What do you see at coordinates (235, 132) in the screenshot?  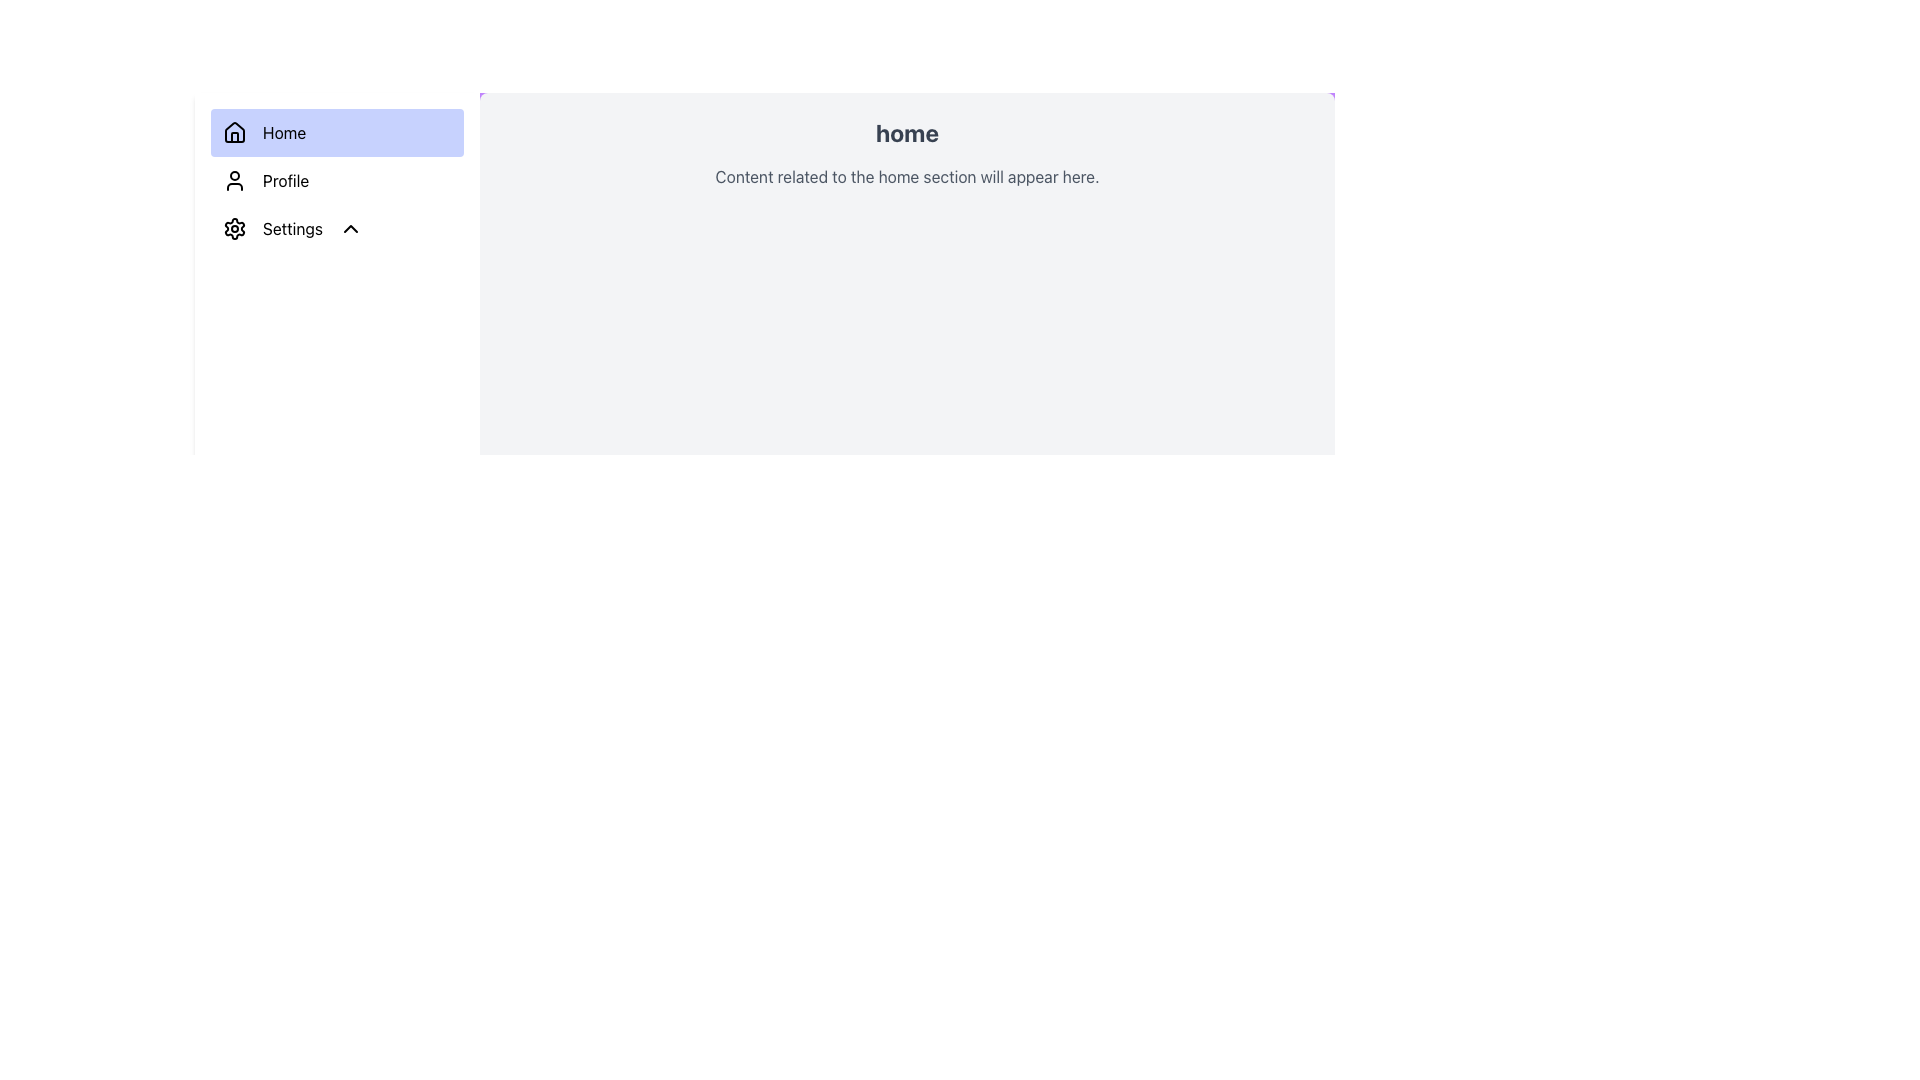 I see `the 'Home' icon located at the top of the sidebar, which is the first entry in the sidebar group and has a light purple background` at bounding box center [235, 132].